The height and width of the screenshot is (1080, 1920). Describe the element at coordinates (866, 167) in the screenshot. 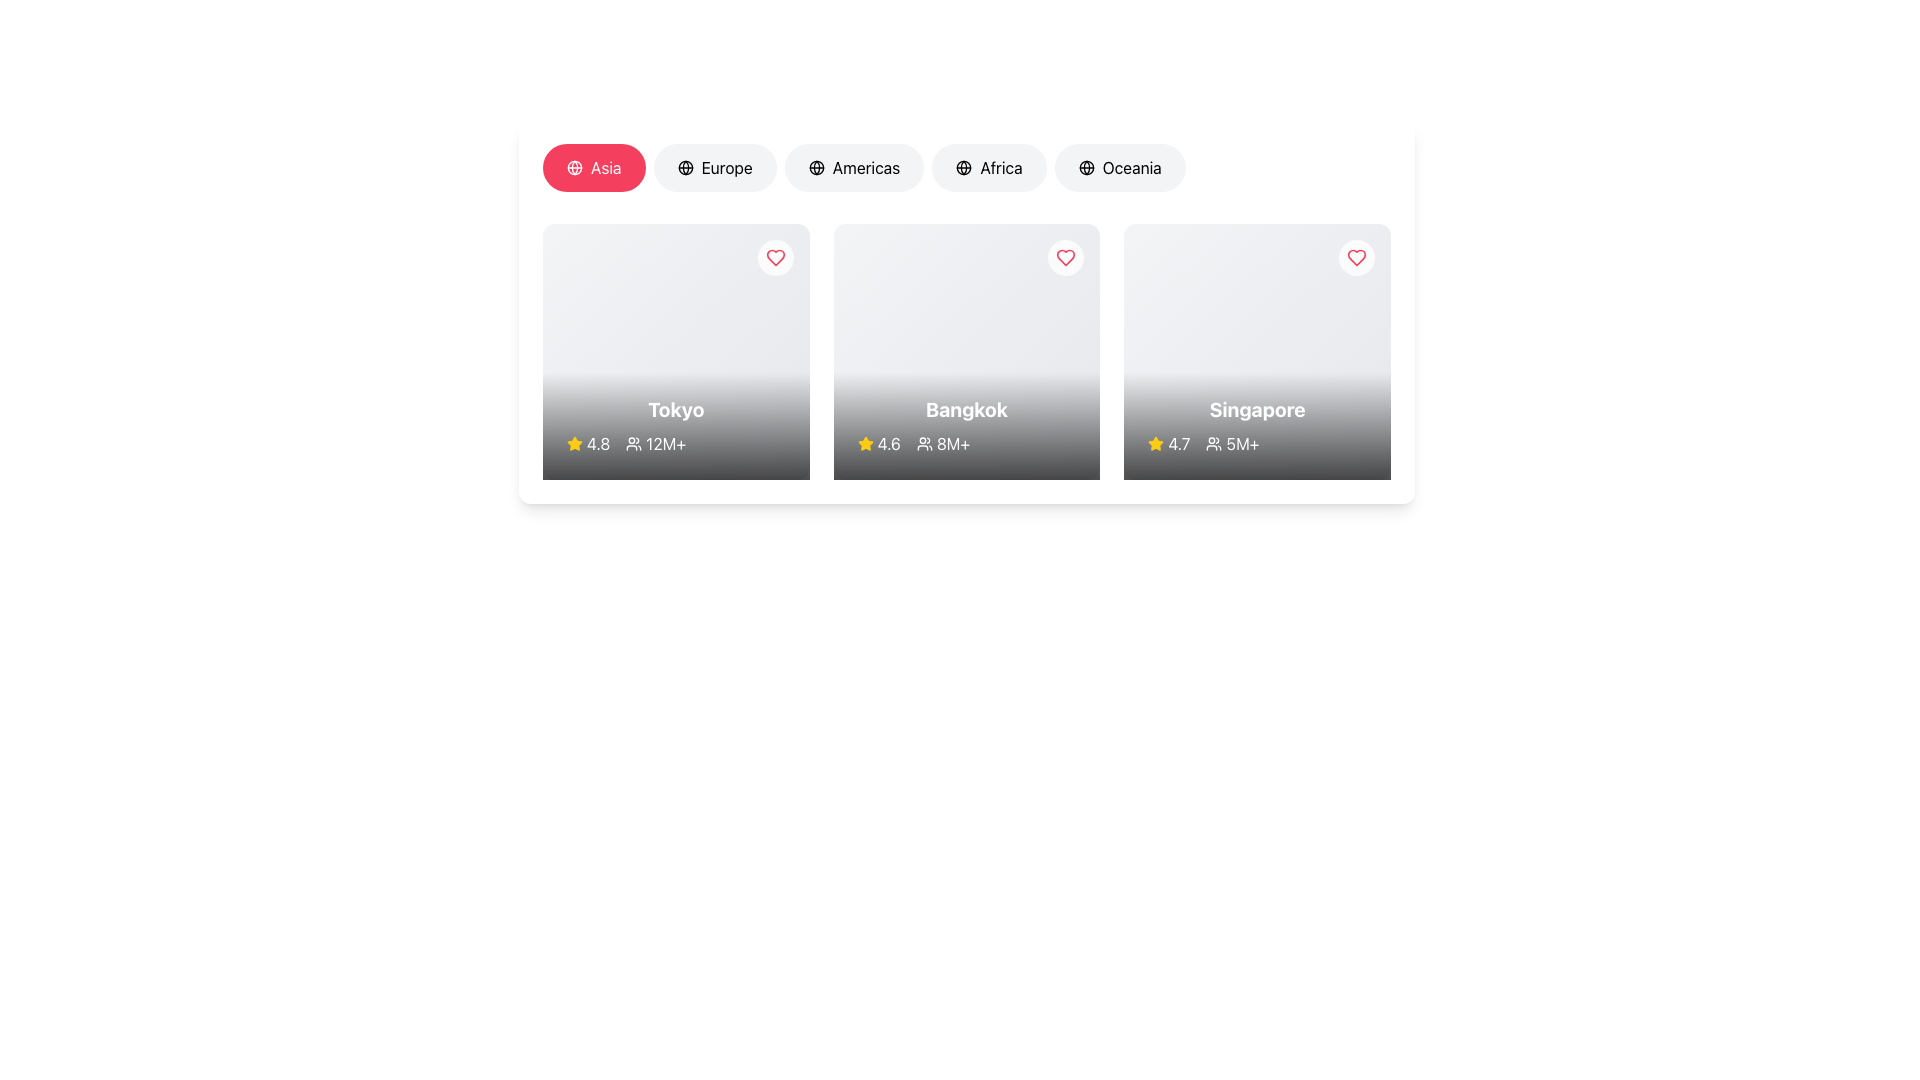

I see `the 'Americas' text label within the interactive region selector button` at that location.